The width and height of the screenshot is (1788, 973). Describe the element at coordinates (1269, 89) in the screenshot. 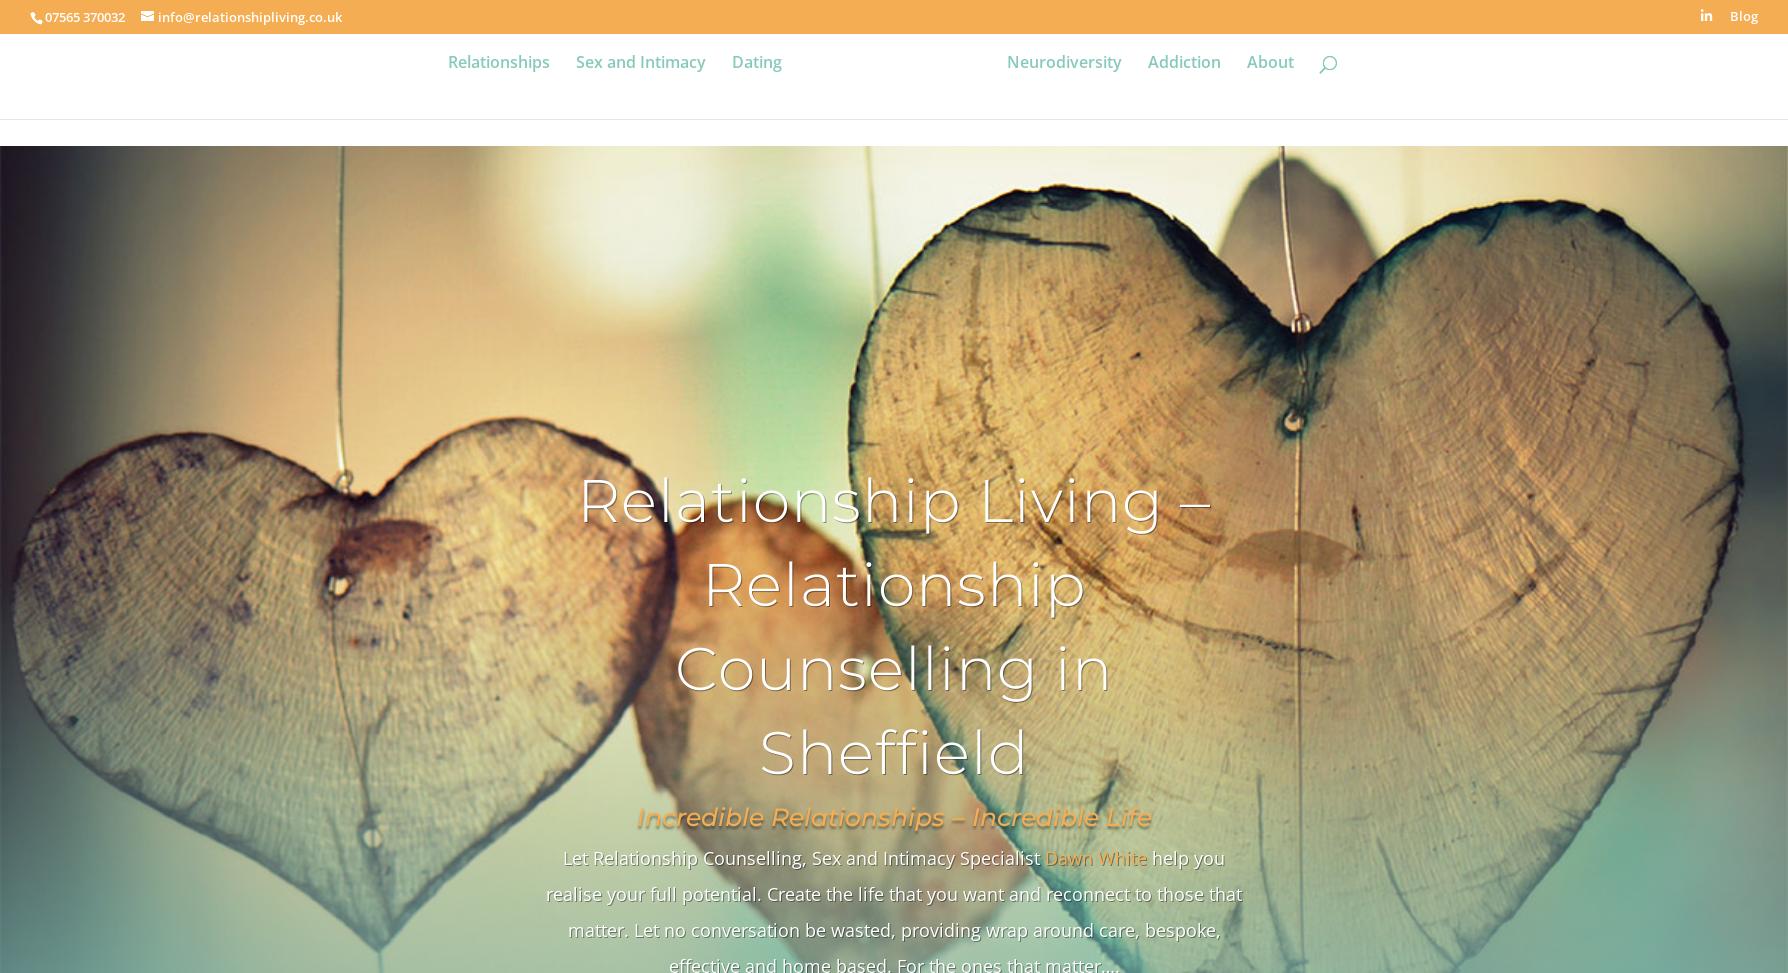

I see `'About'` at that location.